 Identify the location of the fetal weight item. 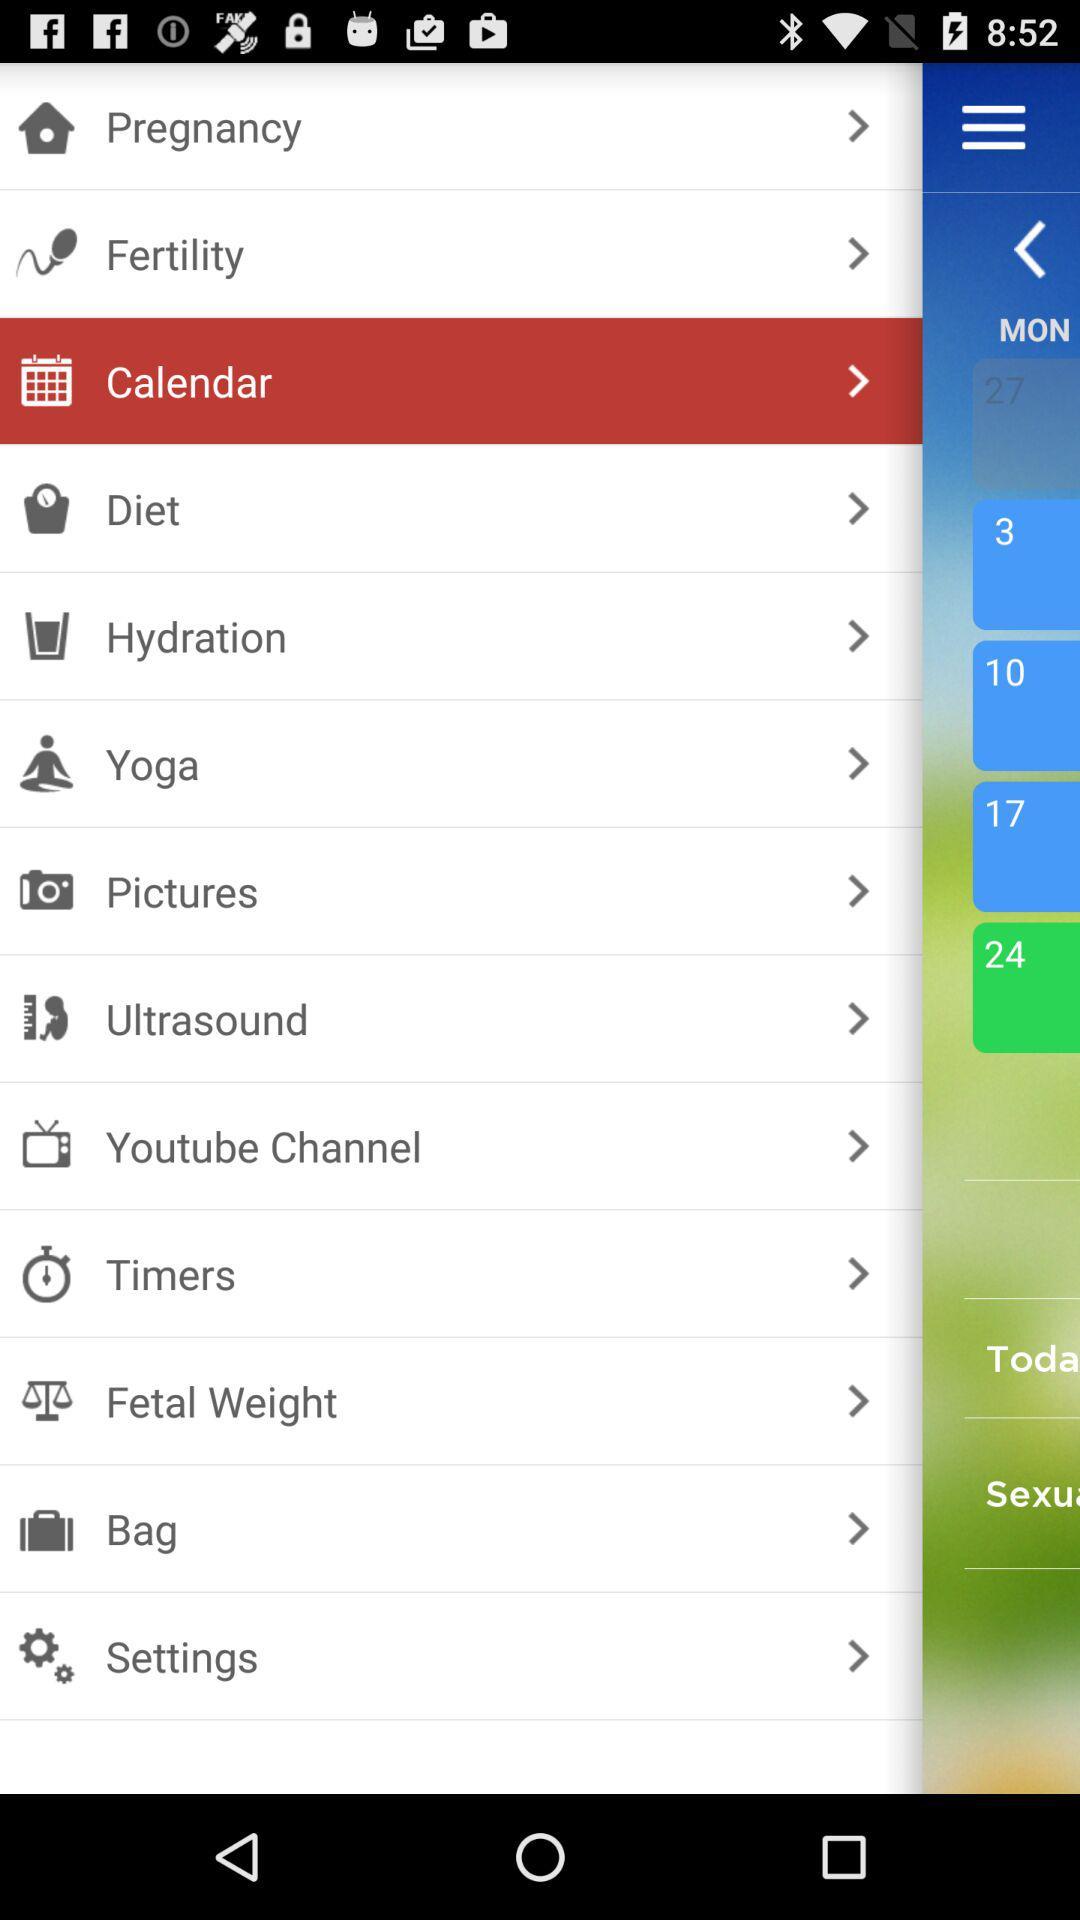
(457, 1400).